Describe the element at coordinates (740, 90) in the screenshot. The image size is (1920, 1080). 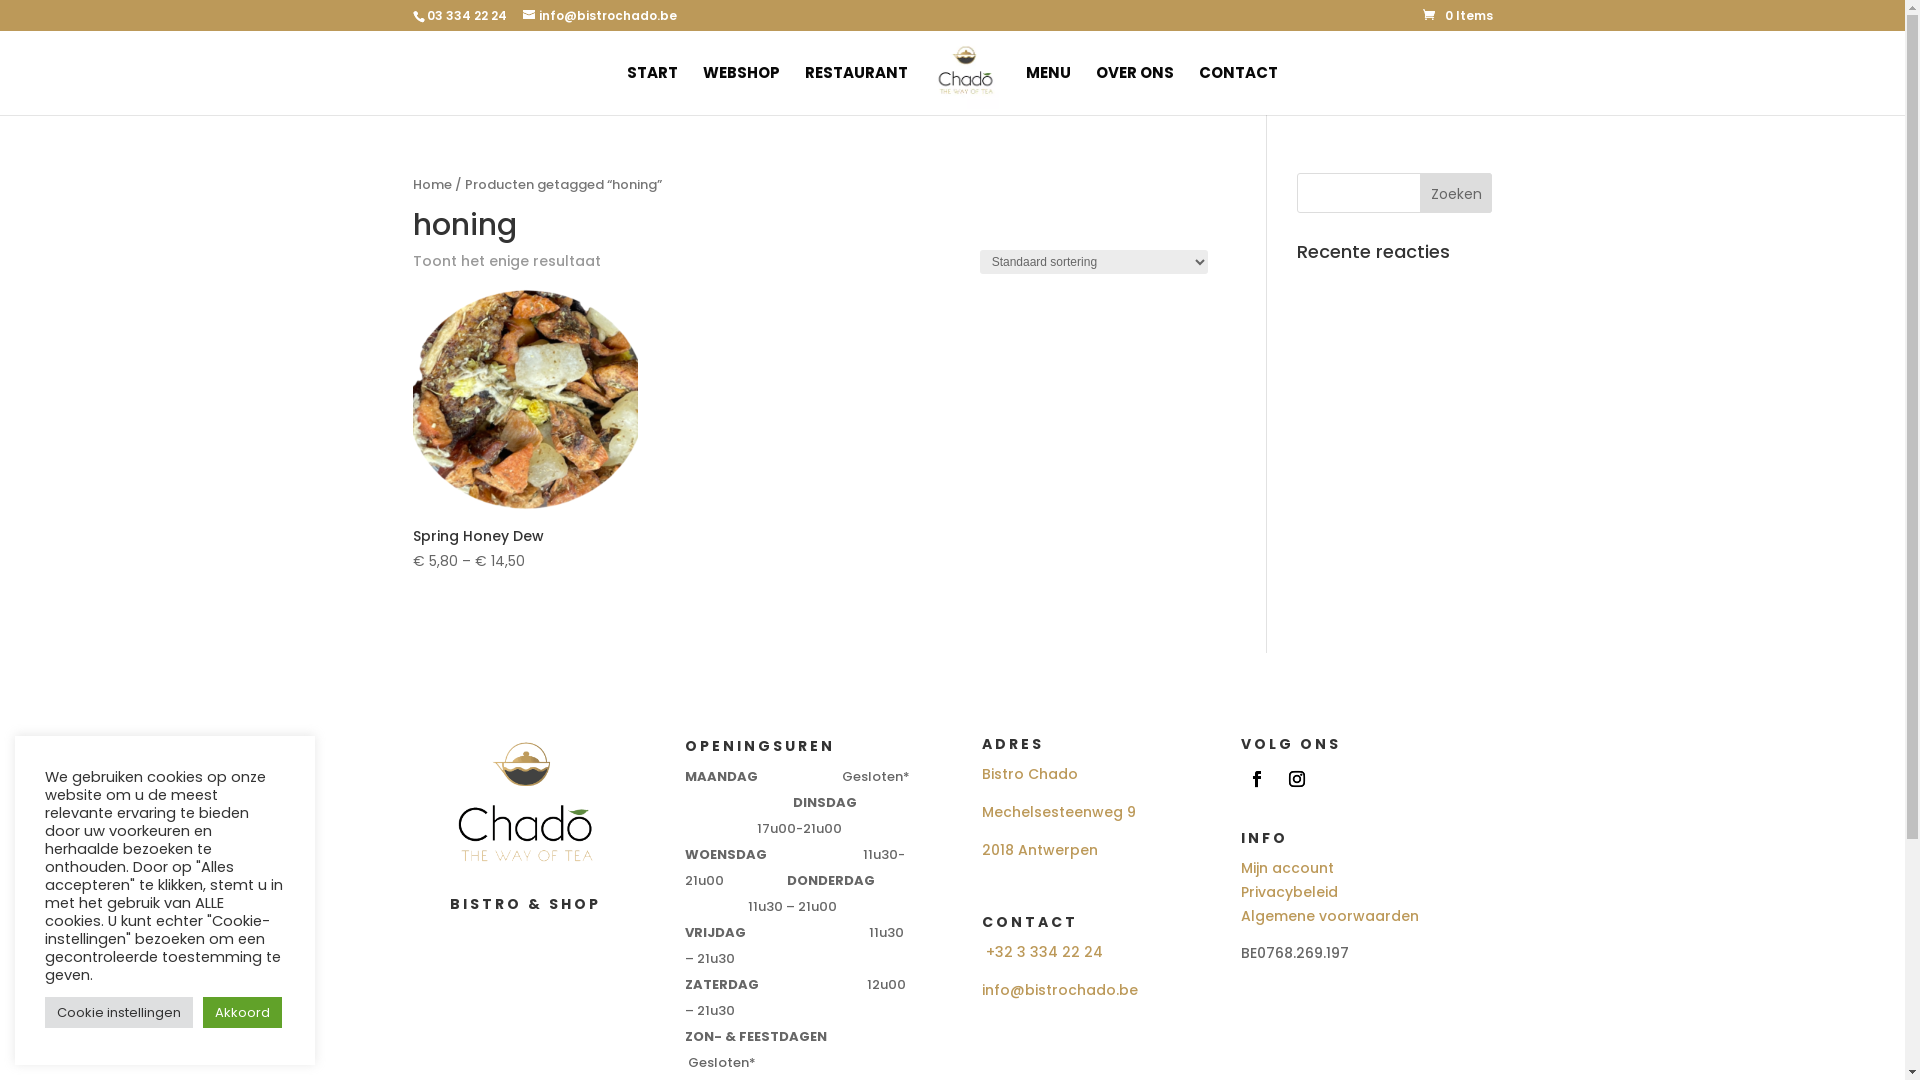
I see `'WEBSHOP'` at that location.